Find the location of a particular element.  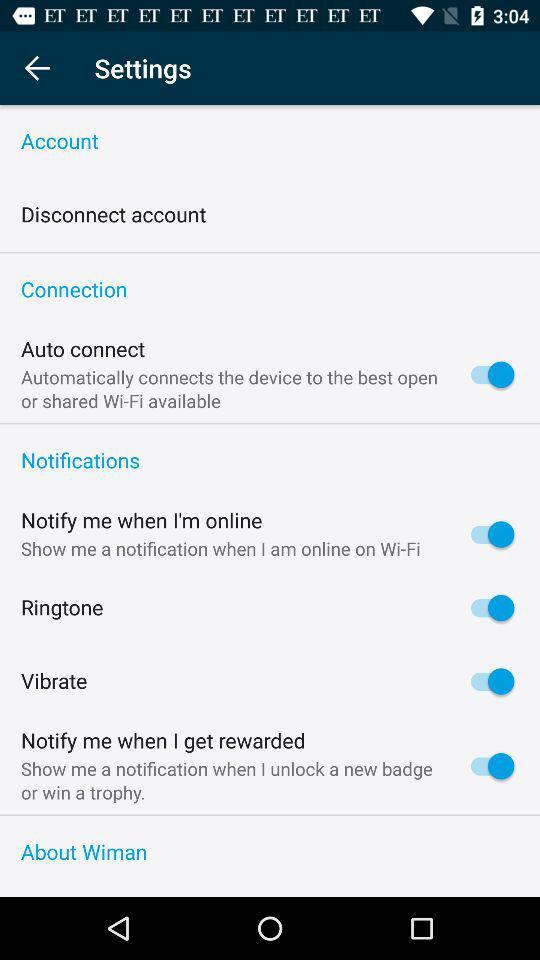

return to main menu is located at coordinates (36, 68).